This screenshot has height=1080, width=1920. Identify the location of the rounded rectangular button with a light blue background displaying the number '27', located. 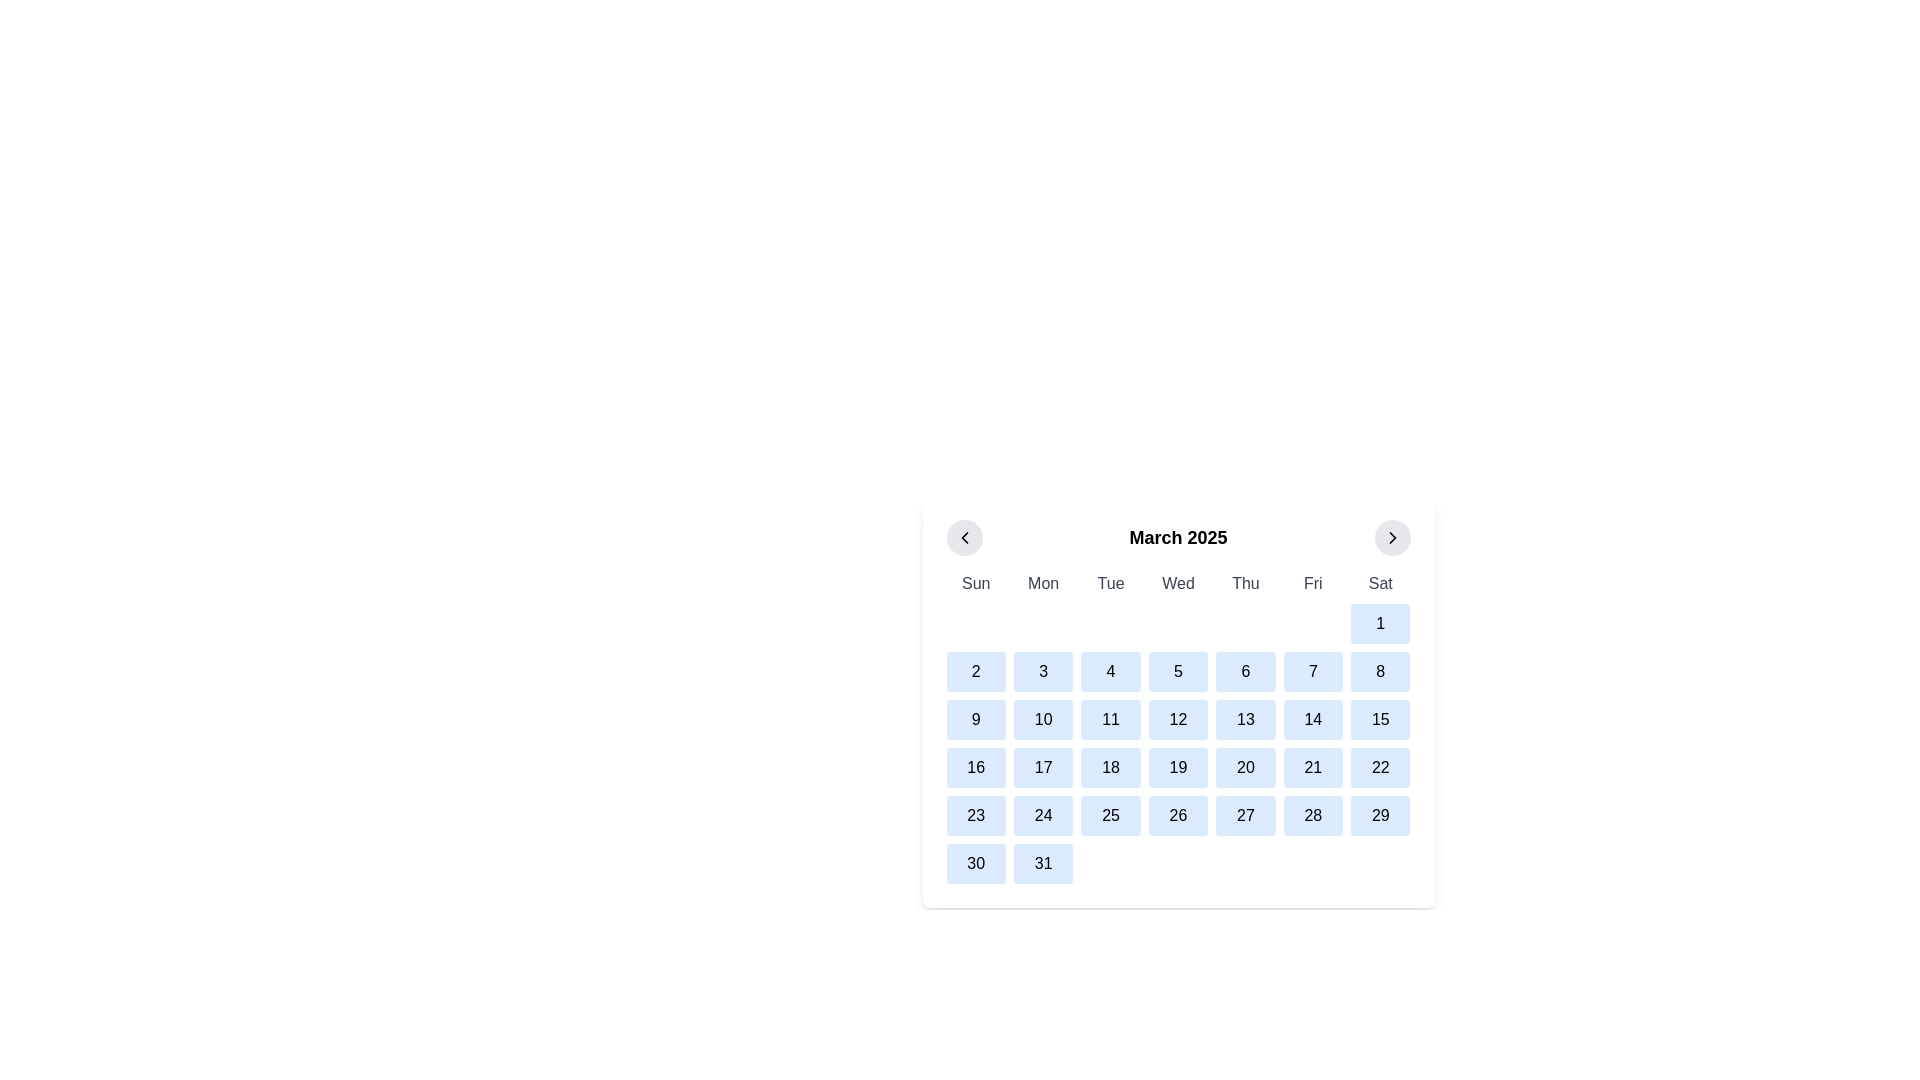
(1244, 816).